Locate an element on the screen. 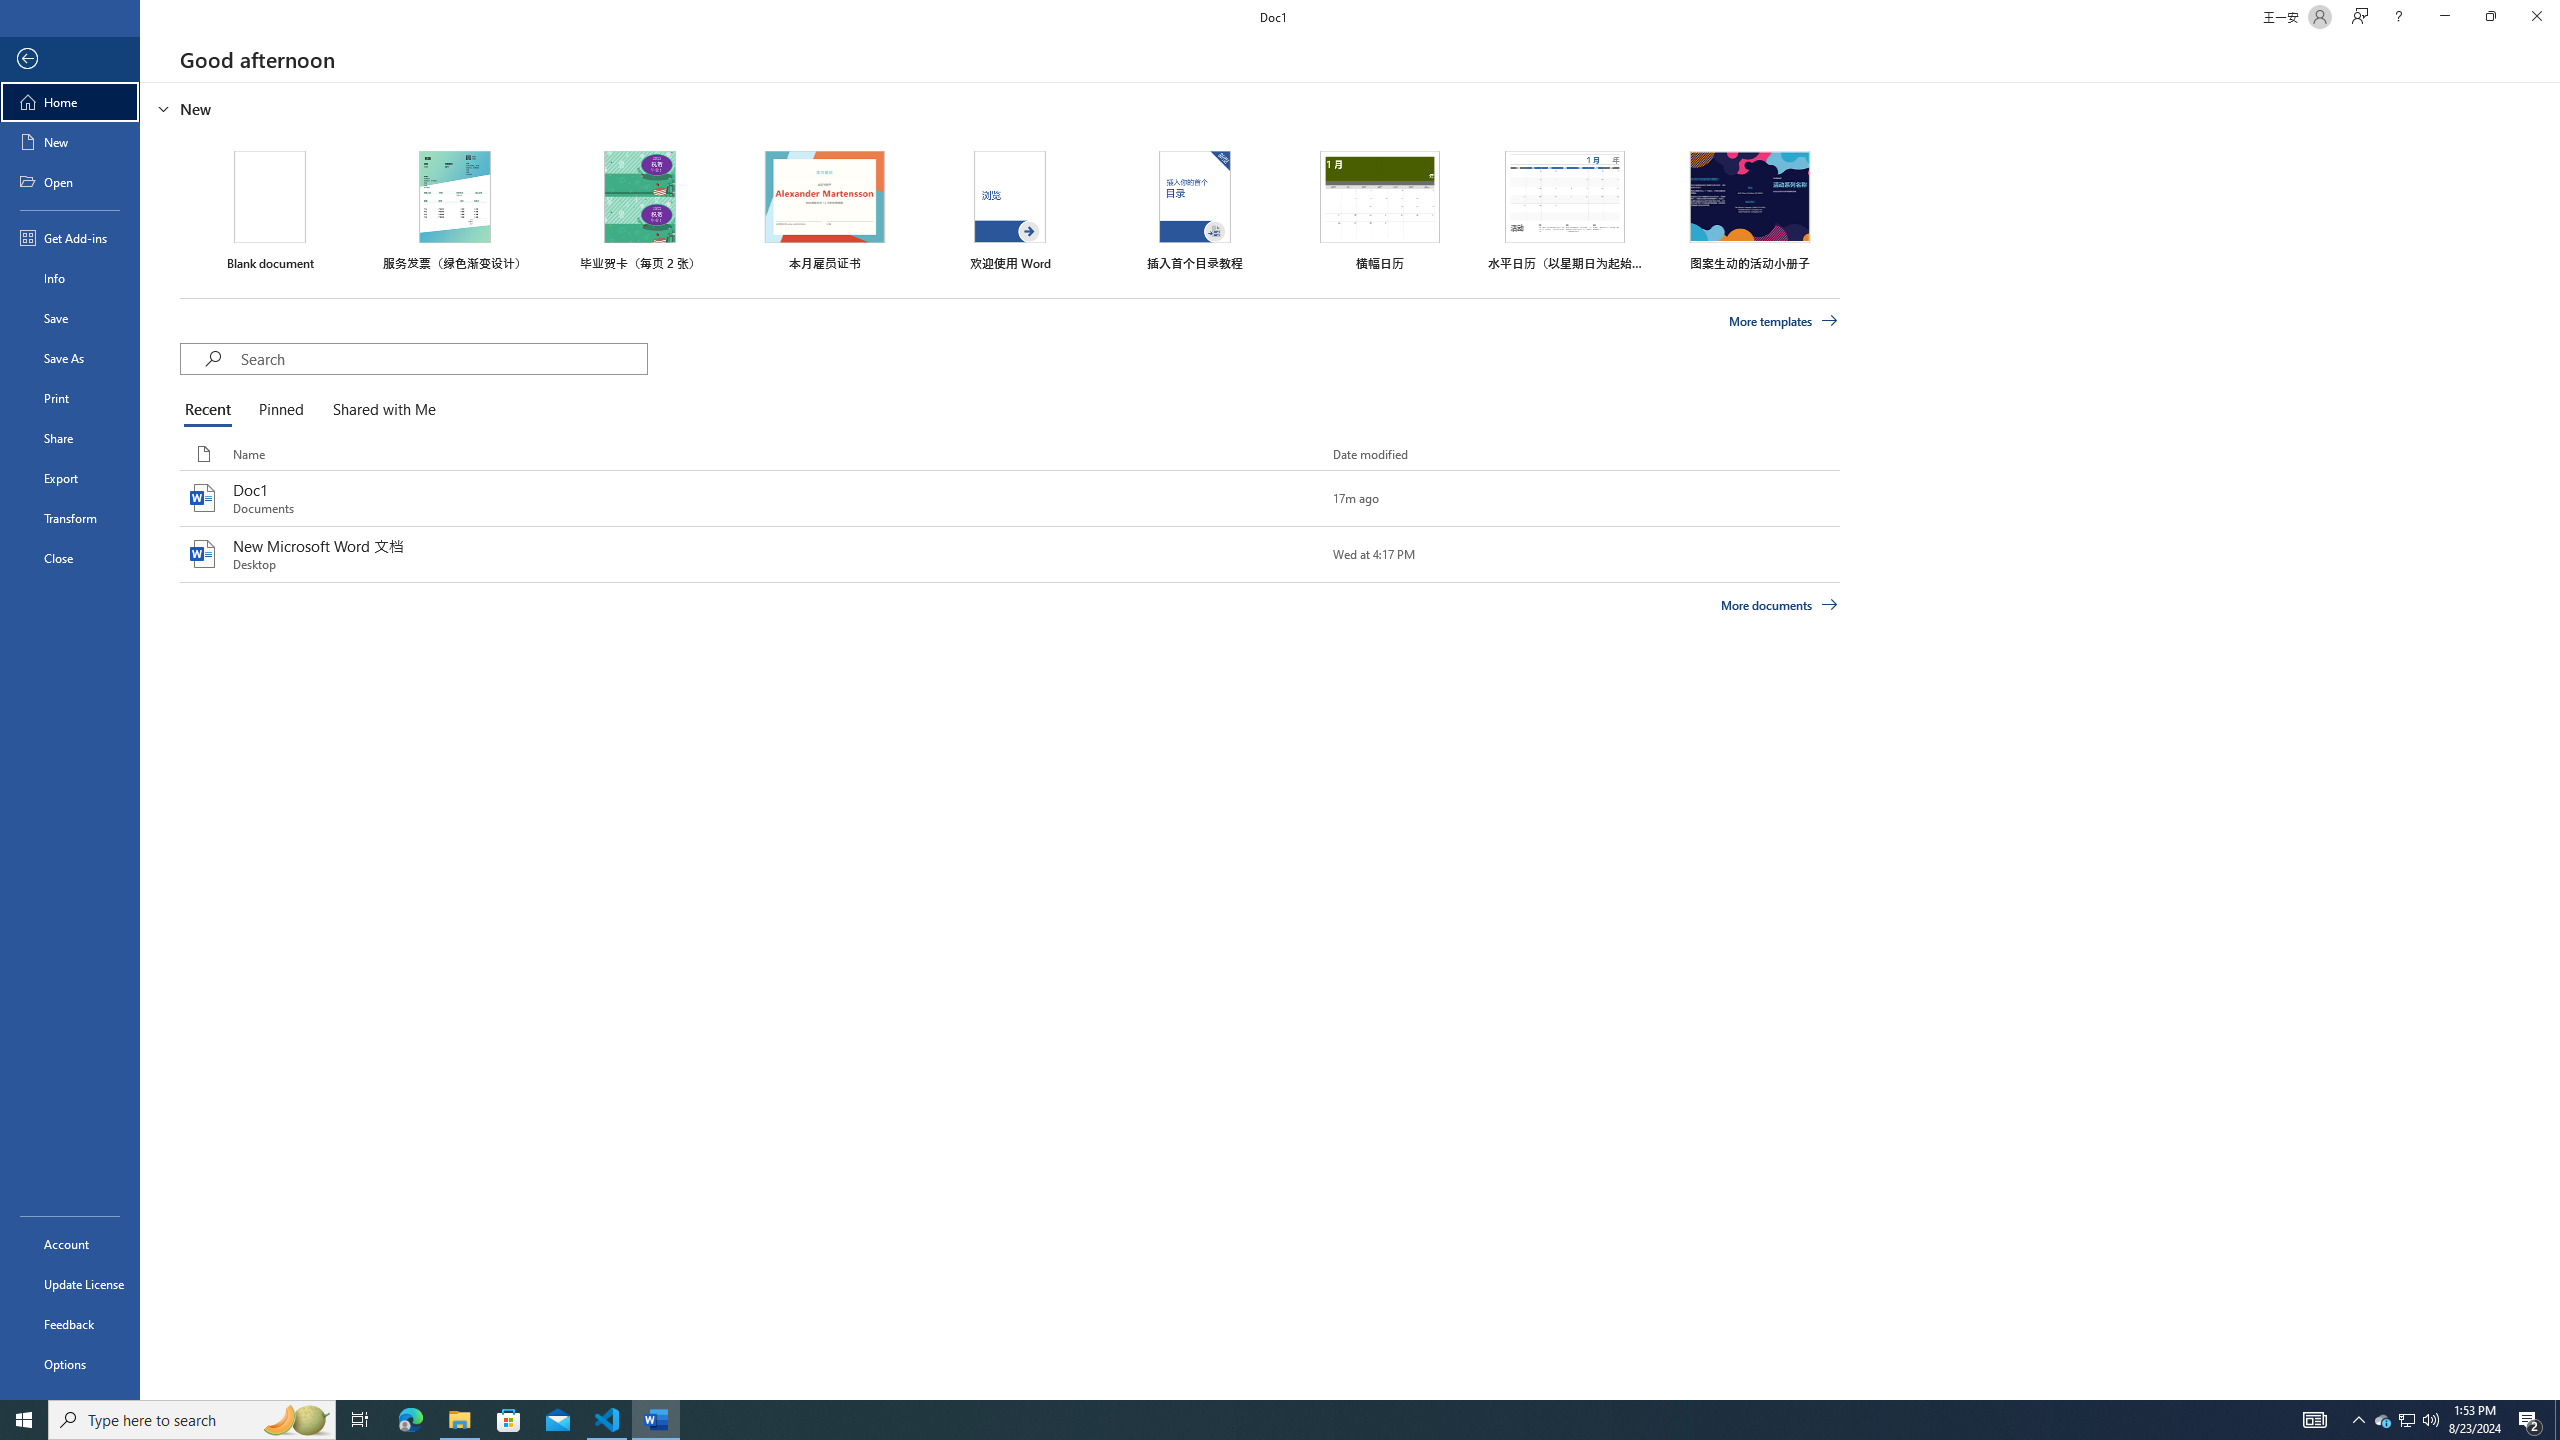 The image size is (2560, 1440). 'Get Add-ins' is located at coordinates (69, 237).